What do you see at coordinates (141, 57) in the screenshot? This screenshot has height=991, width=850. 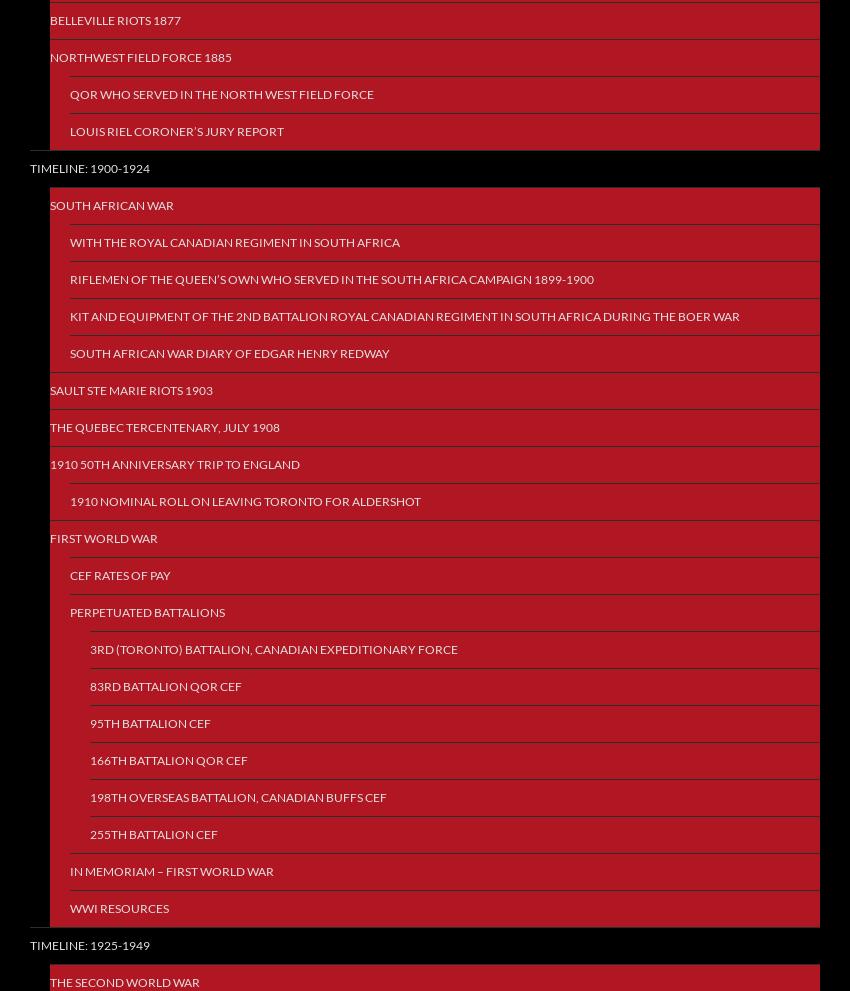 I see `'Northwest Field Force 1885'` at bounding box center [141, 57].